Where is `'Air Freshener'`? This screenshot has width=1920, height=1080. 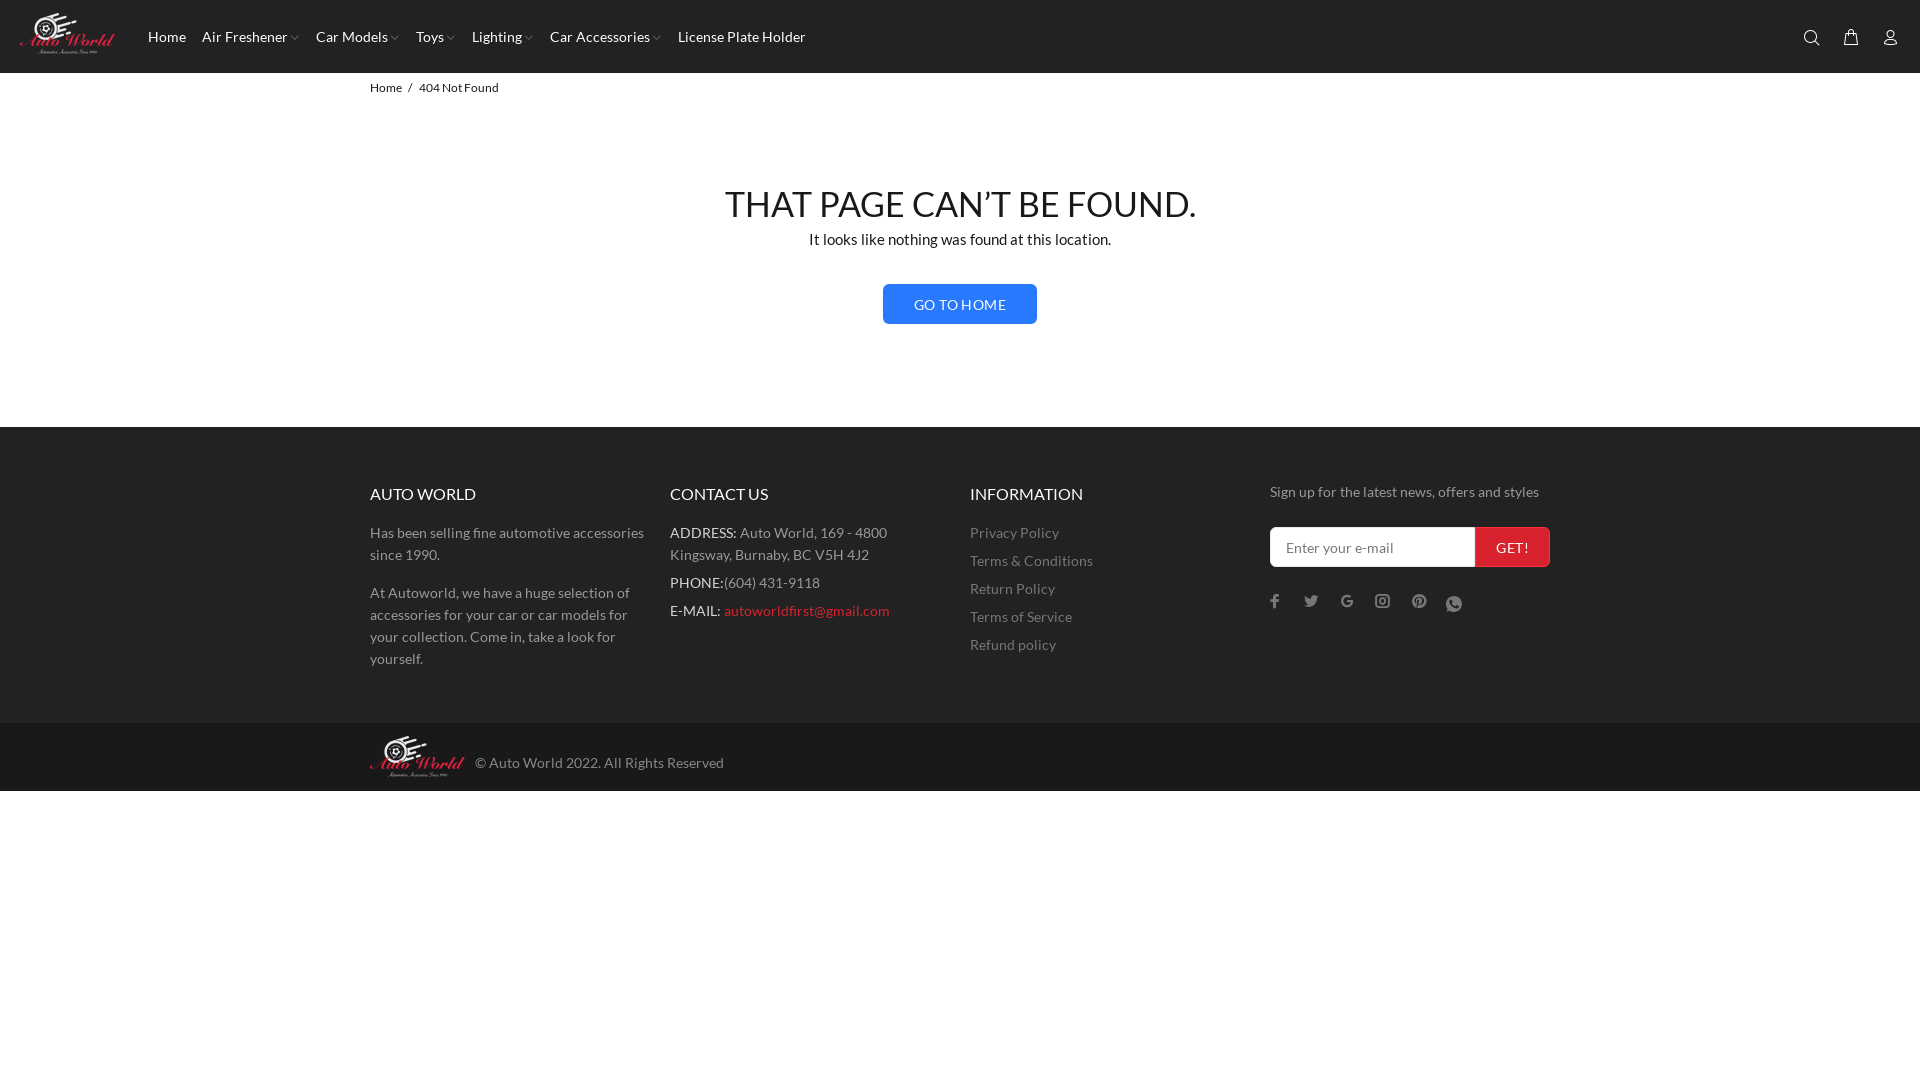
'Air Freshener' is located at coordinates (193, 36).